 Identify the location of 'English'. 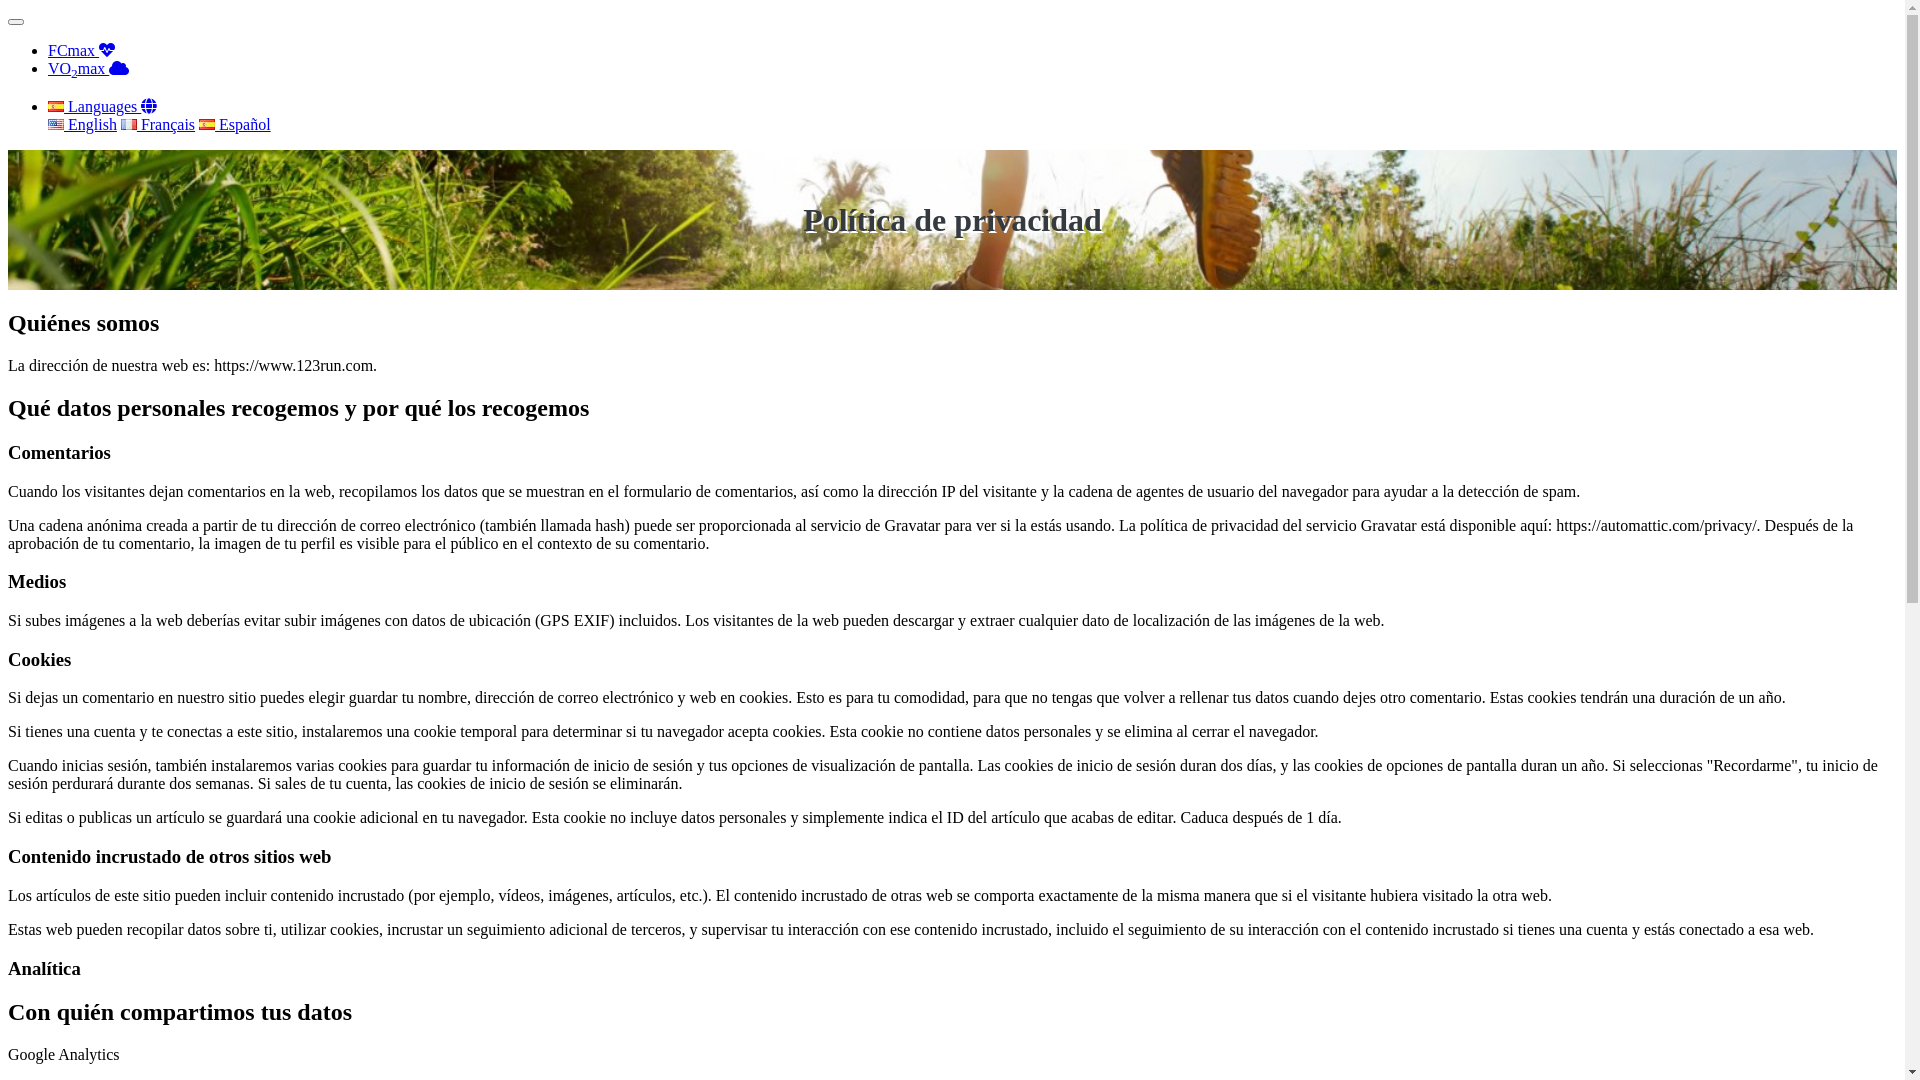
(81, 124).